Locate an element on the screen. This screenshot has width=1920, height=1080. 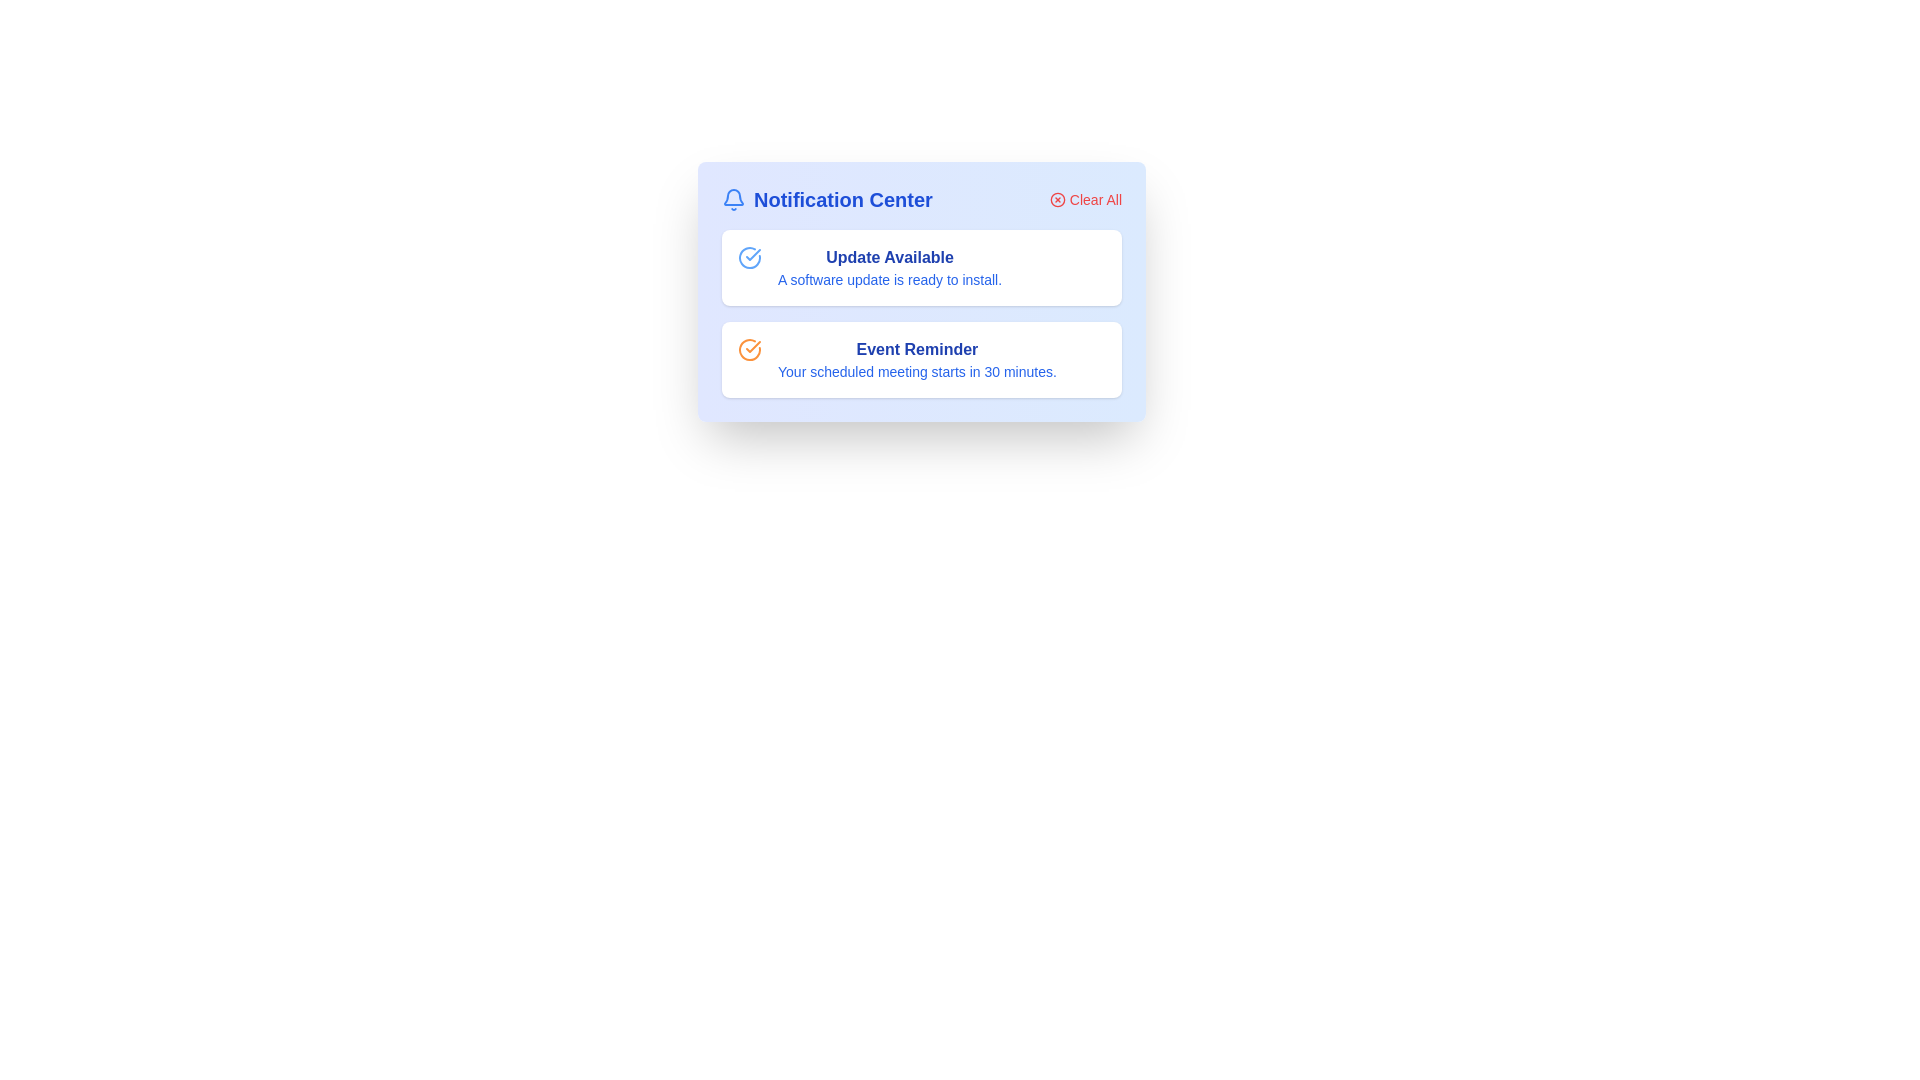
the title text label of the second notification in the blue notification panel, which summarizes the purpose of the notification is located at coordinates (916, 349).